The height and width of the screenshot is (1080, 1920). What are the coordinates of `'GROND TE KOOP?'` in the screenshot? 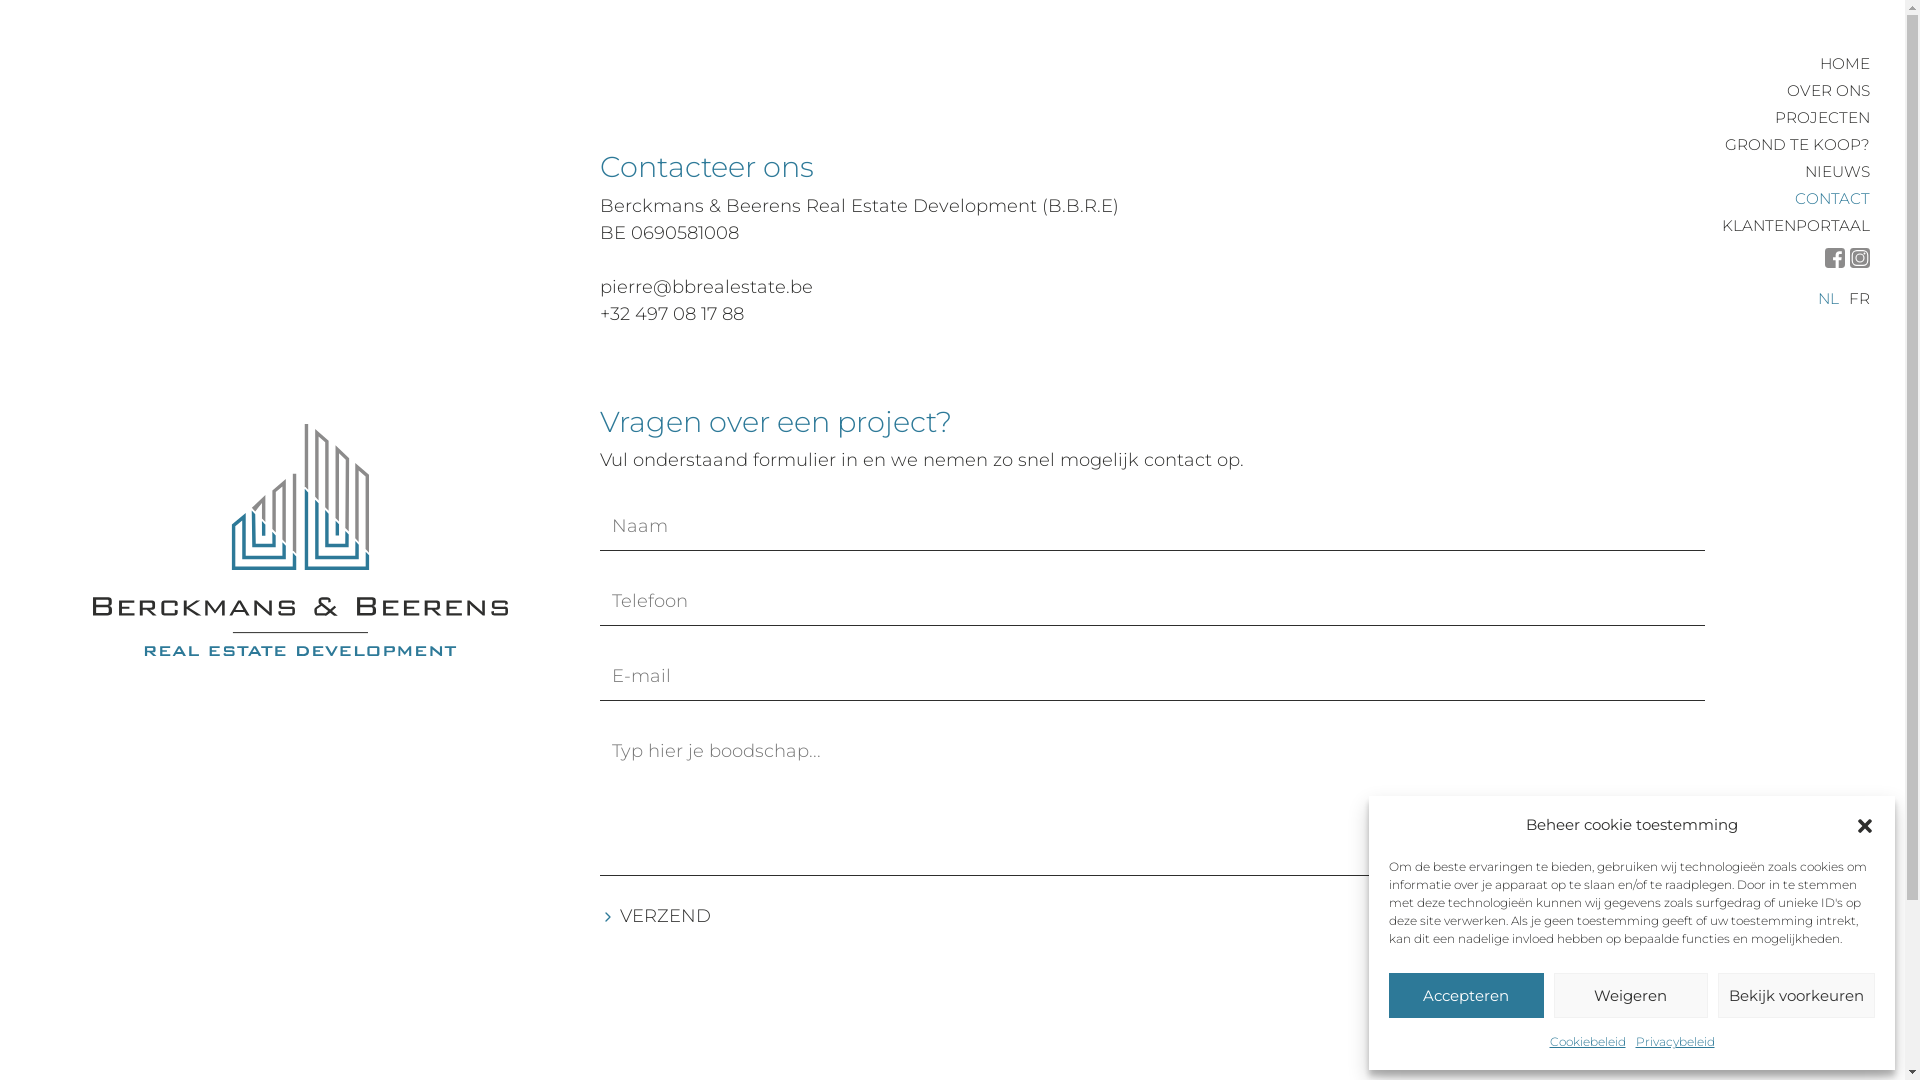 It's located at (1797, 143).